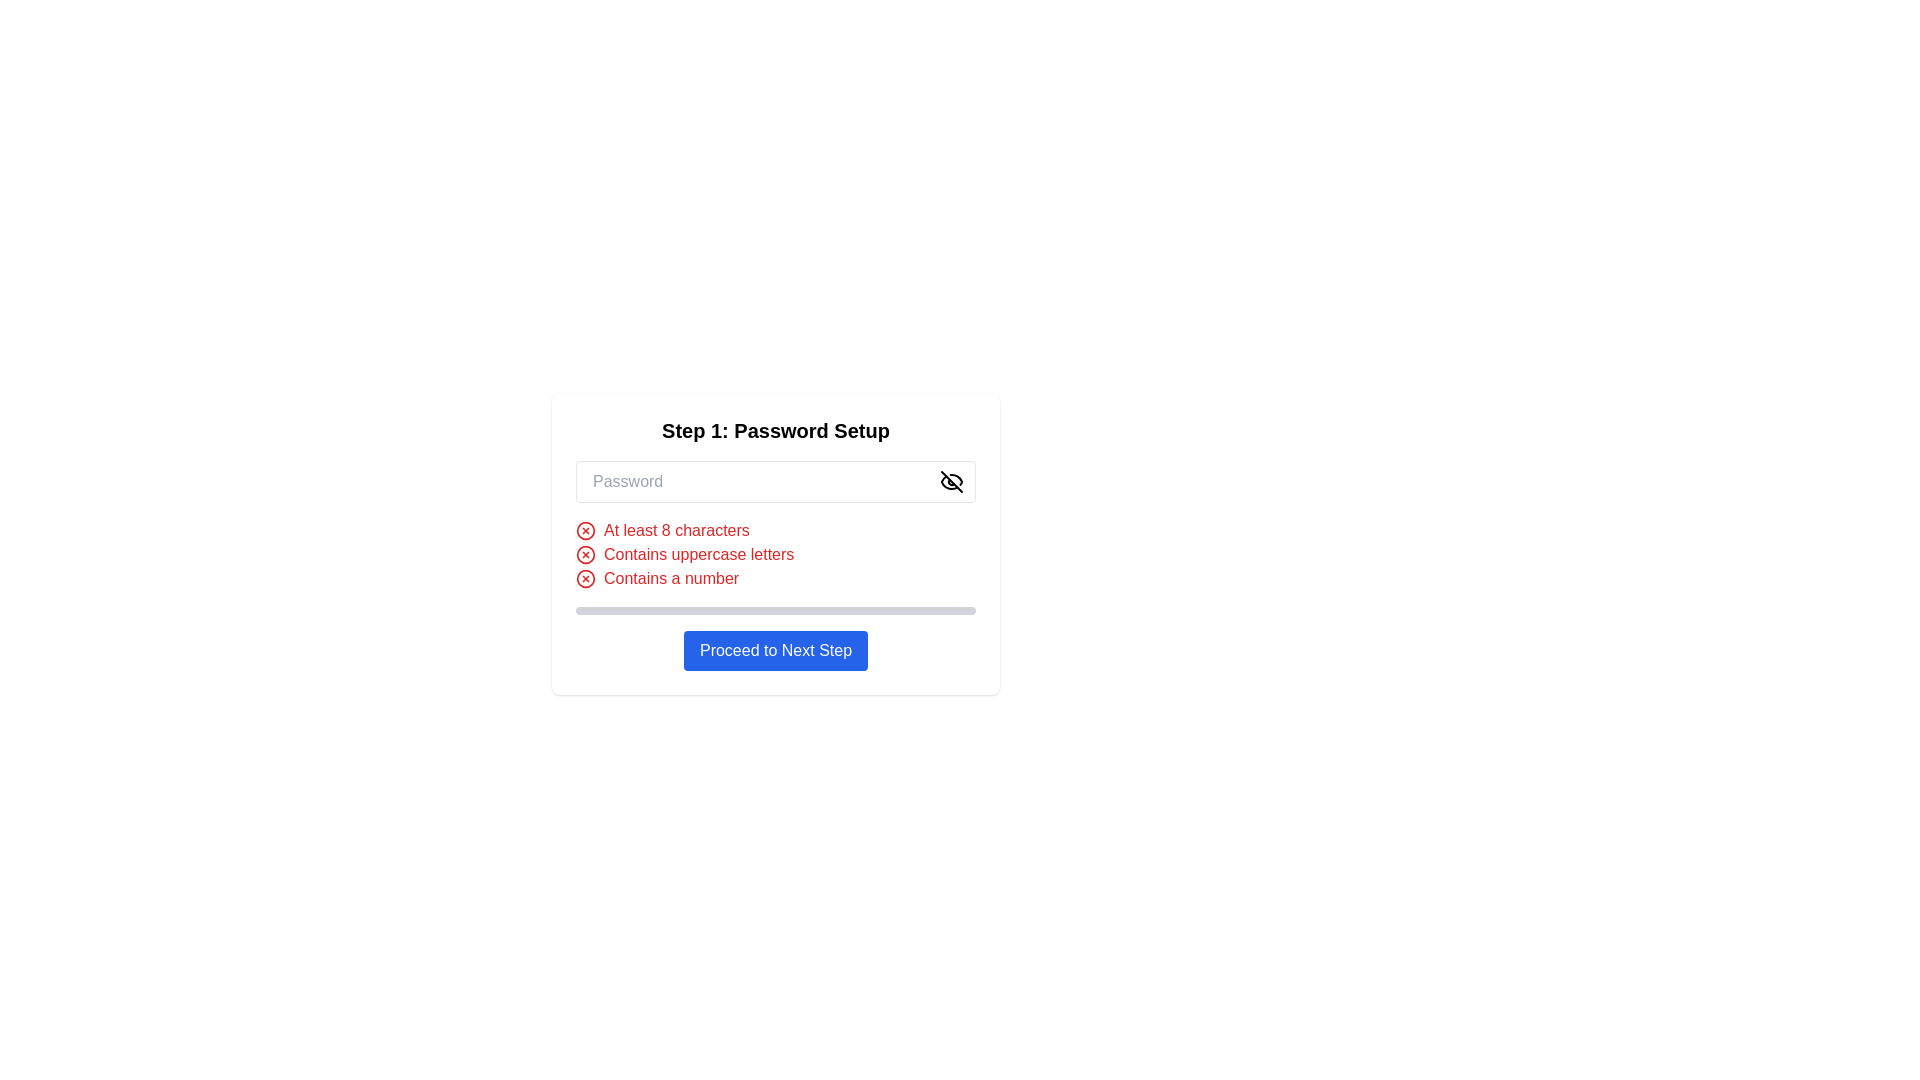  Describe the element at coordinates (584, 530) in the screenshot. I see `the warning icon indicating that the 'At least 8 characters' condition has not been met, located to the left of the text within the password input field warning message group` at that location.